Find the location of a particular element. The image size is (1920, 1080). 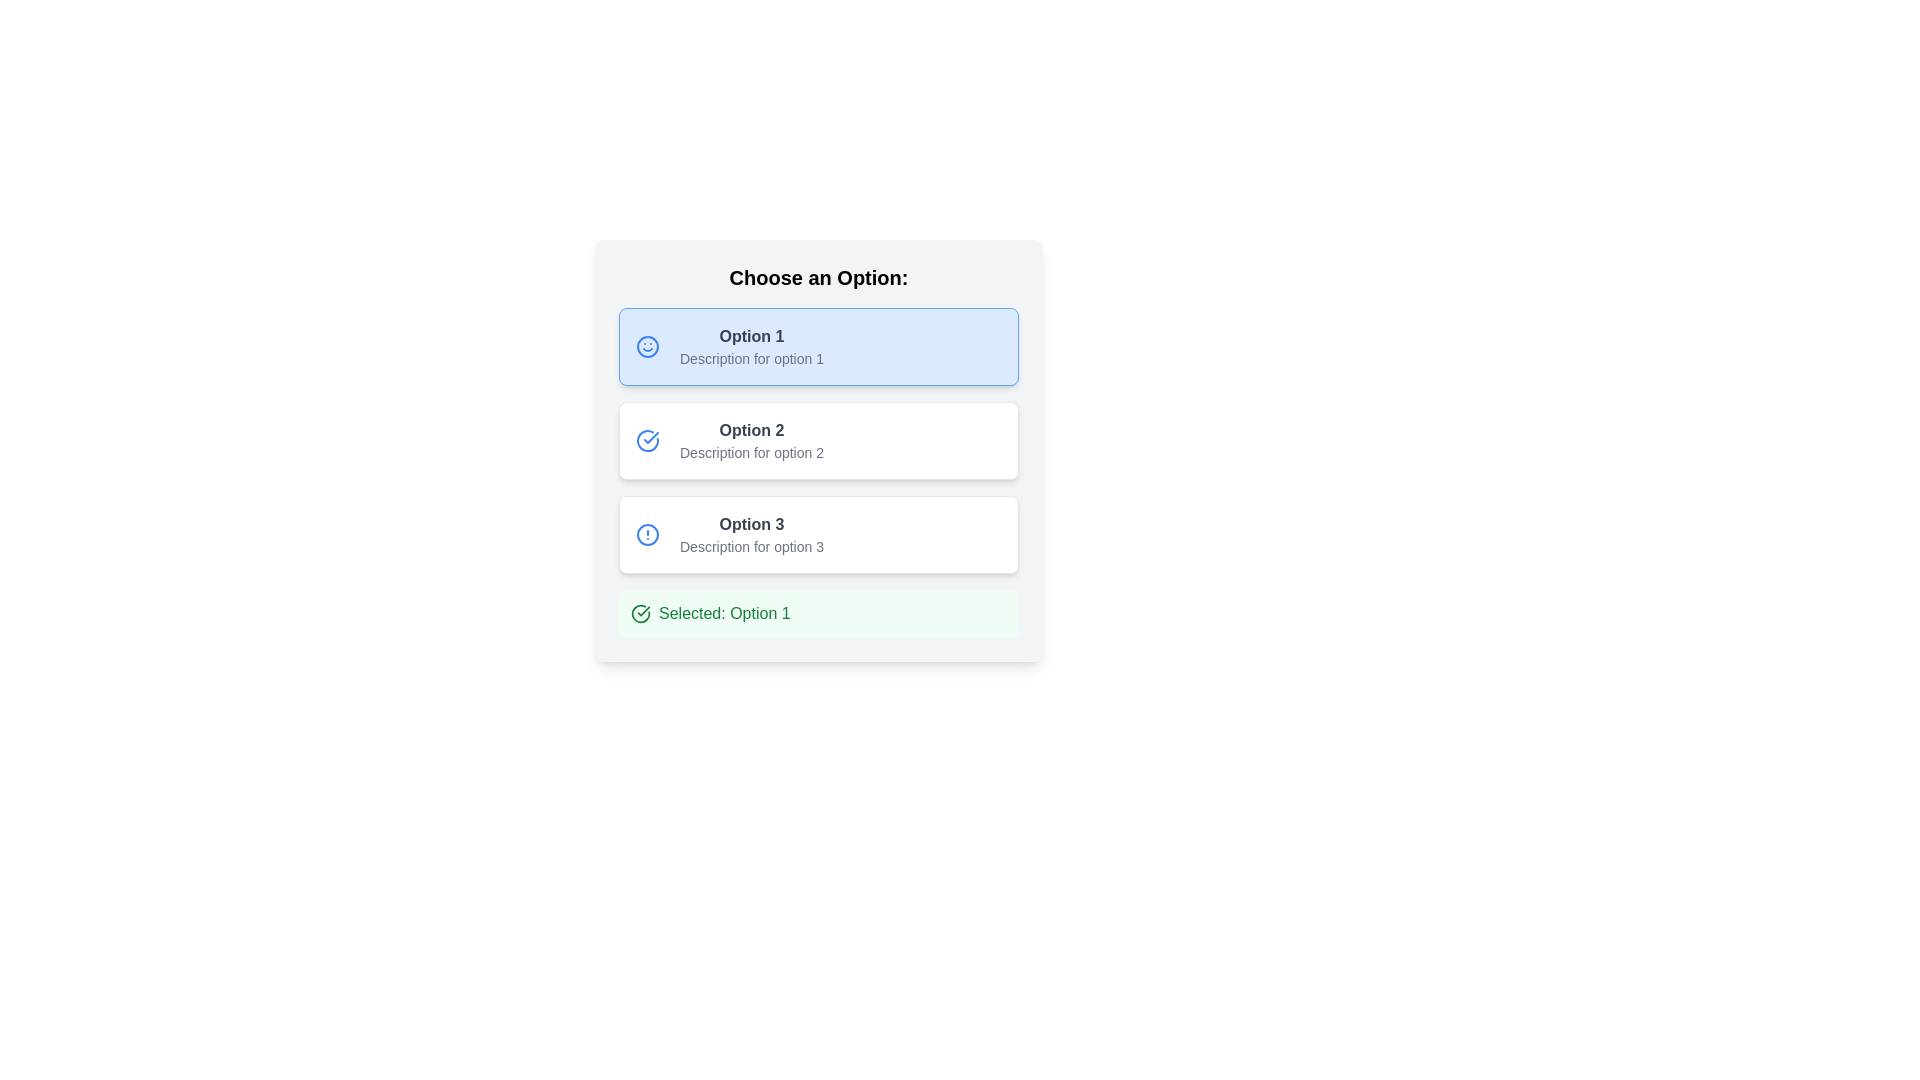

the circular alert icon located to the left of the label 'Option 3' to retrieve more information is located at coordinates (648, 534).